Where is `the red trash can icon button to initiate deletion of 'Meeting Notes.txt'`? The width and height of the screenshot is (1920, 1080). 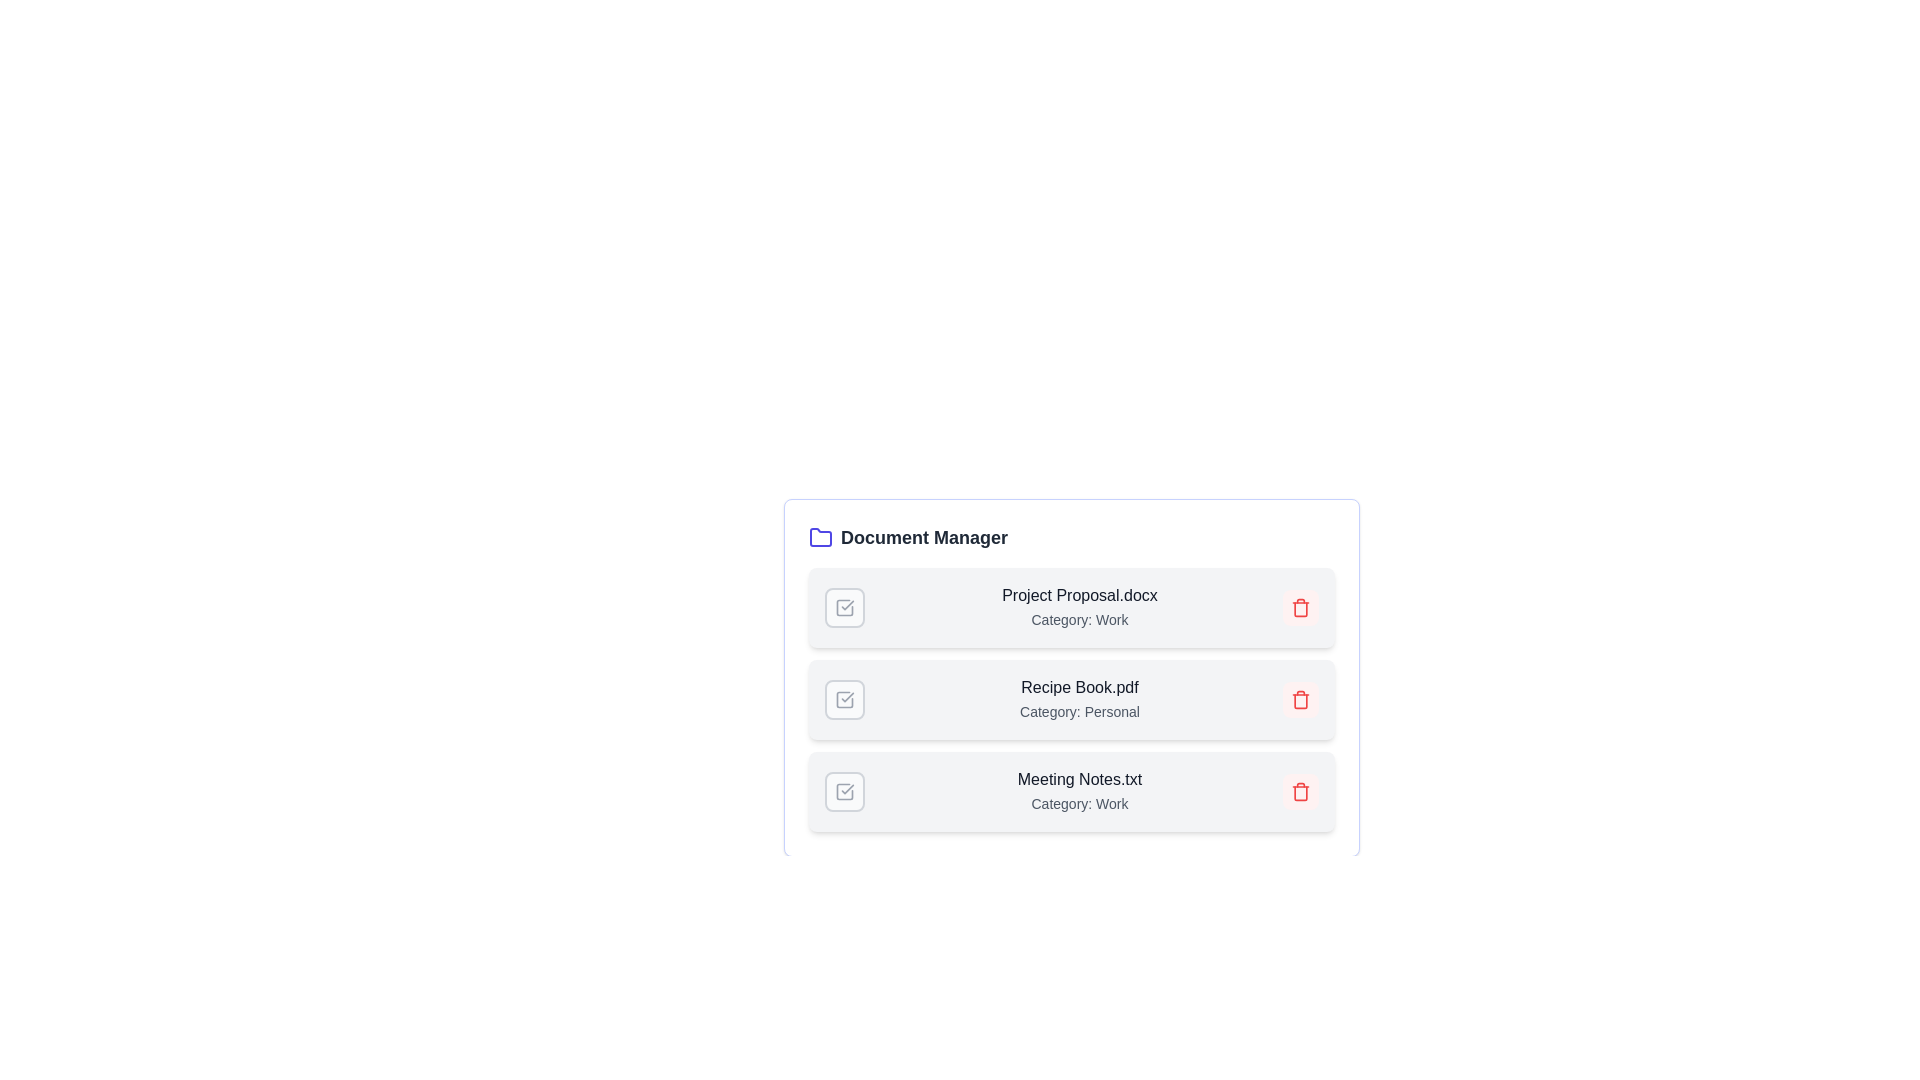
the red trash can icon button to initiate deletion of 'Meeting Notes.txt' is located at coordinates (1300, 790).